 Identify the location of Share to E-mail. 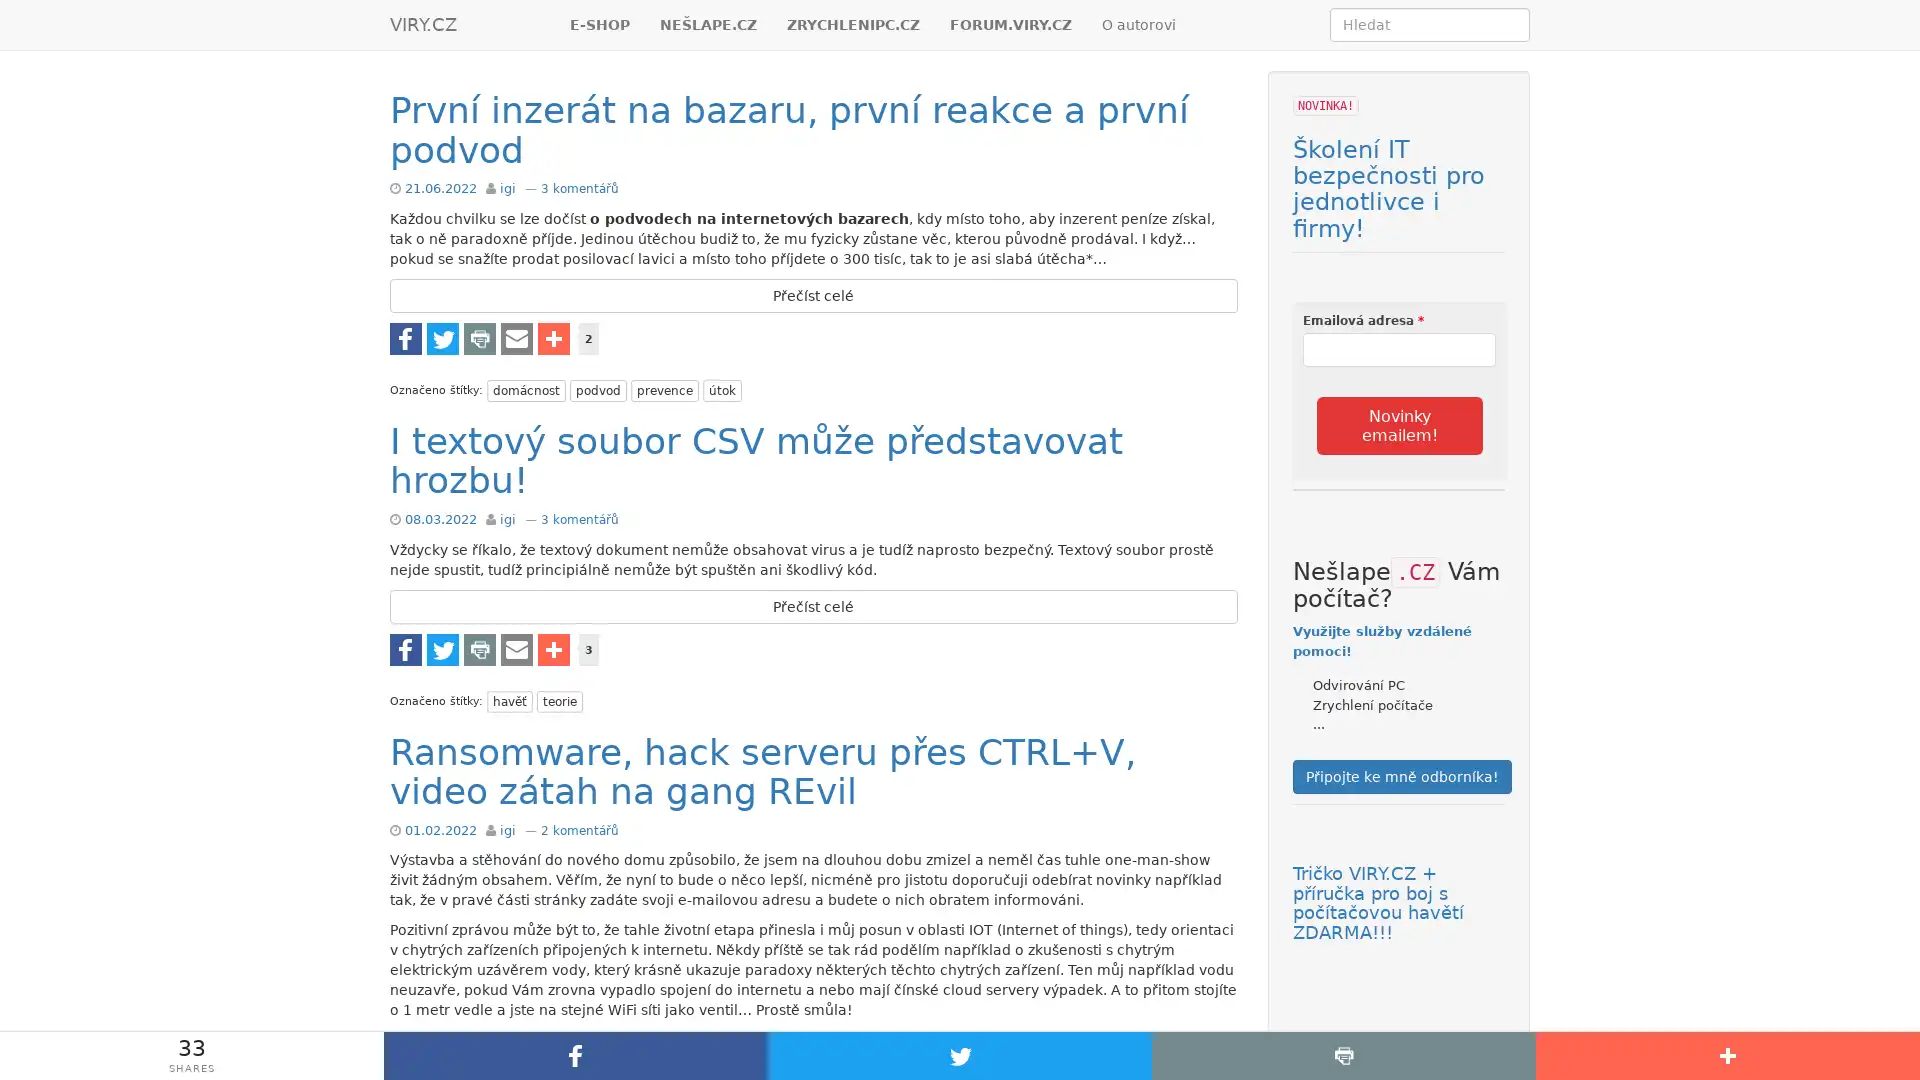
(517, 648).